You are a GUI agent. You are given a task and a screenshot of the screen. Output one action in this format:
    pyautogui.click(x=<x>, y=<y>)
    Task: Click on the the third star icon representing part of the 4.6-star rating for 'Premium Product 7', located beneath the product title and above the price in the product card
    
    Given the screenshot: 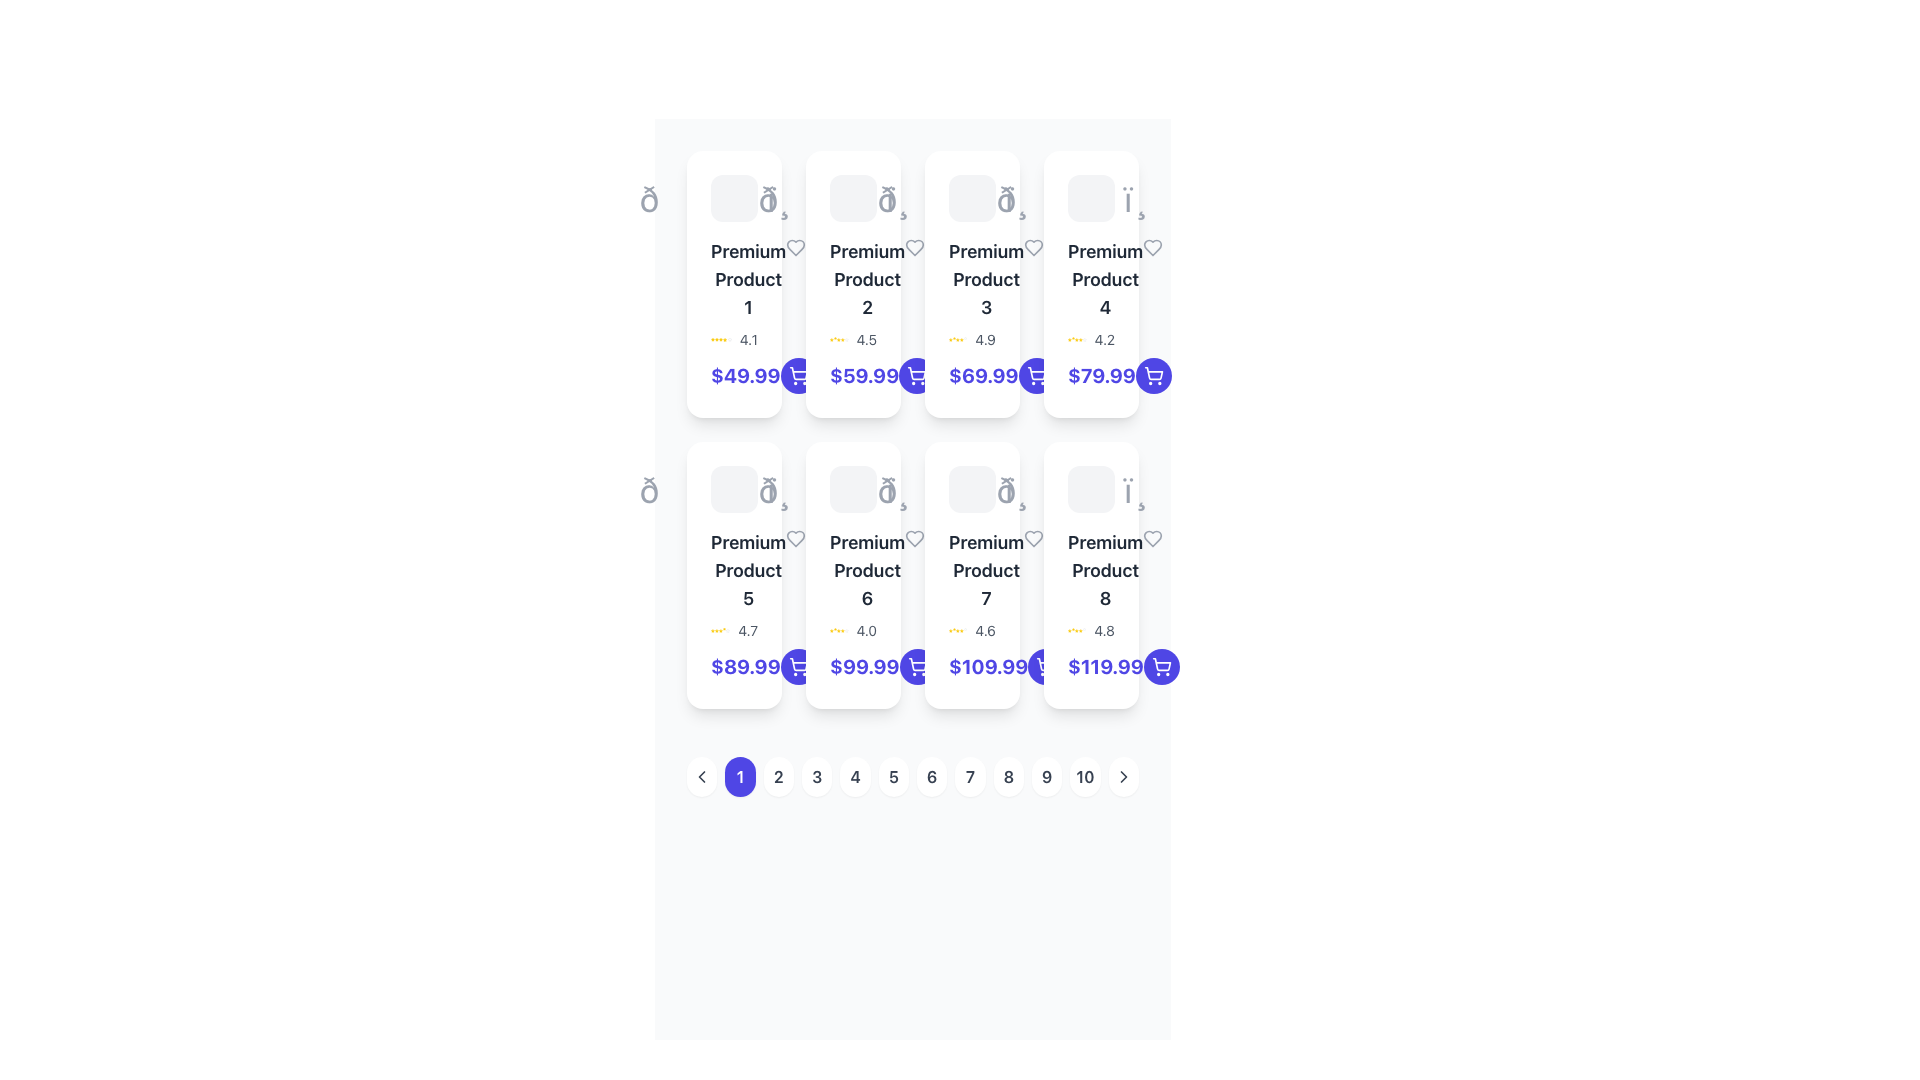 What is the action you would take?
    pyautogui.click(x=953, y=631)
    